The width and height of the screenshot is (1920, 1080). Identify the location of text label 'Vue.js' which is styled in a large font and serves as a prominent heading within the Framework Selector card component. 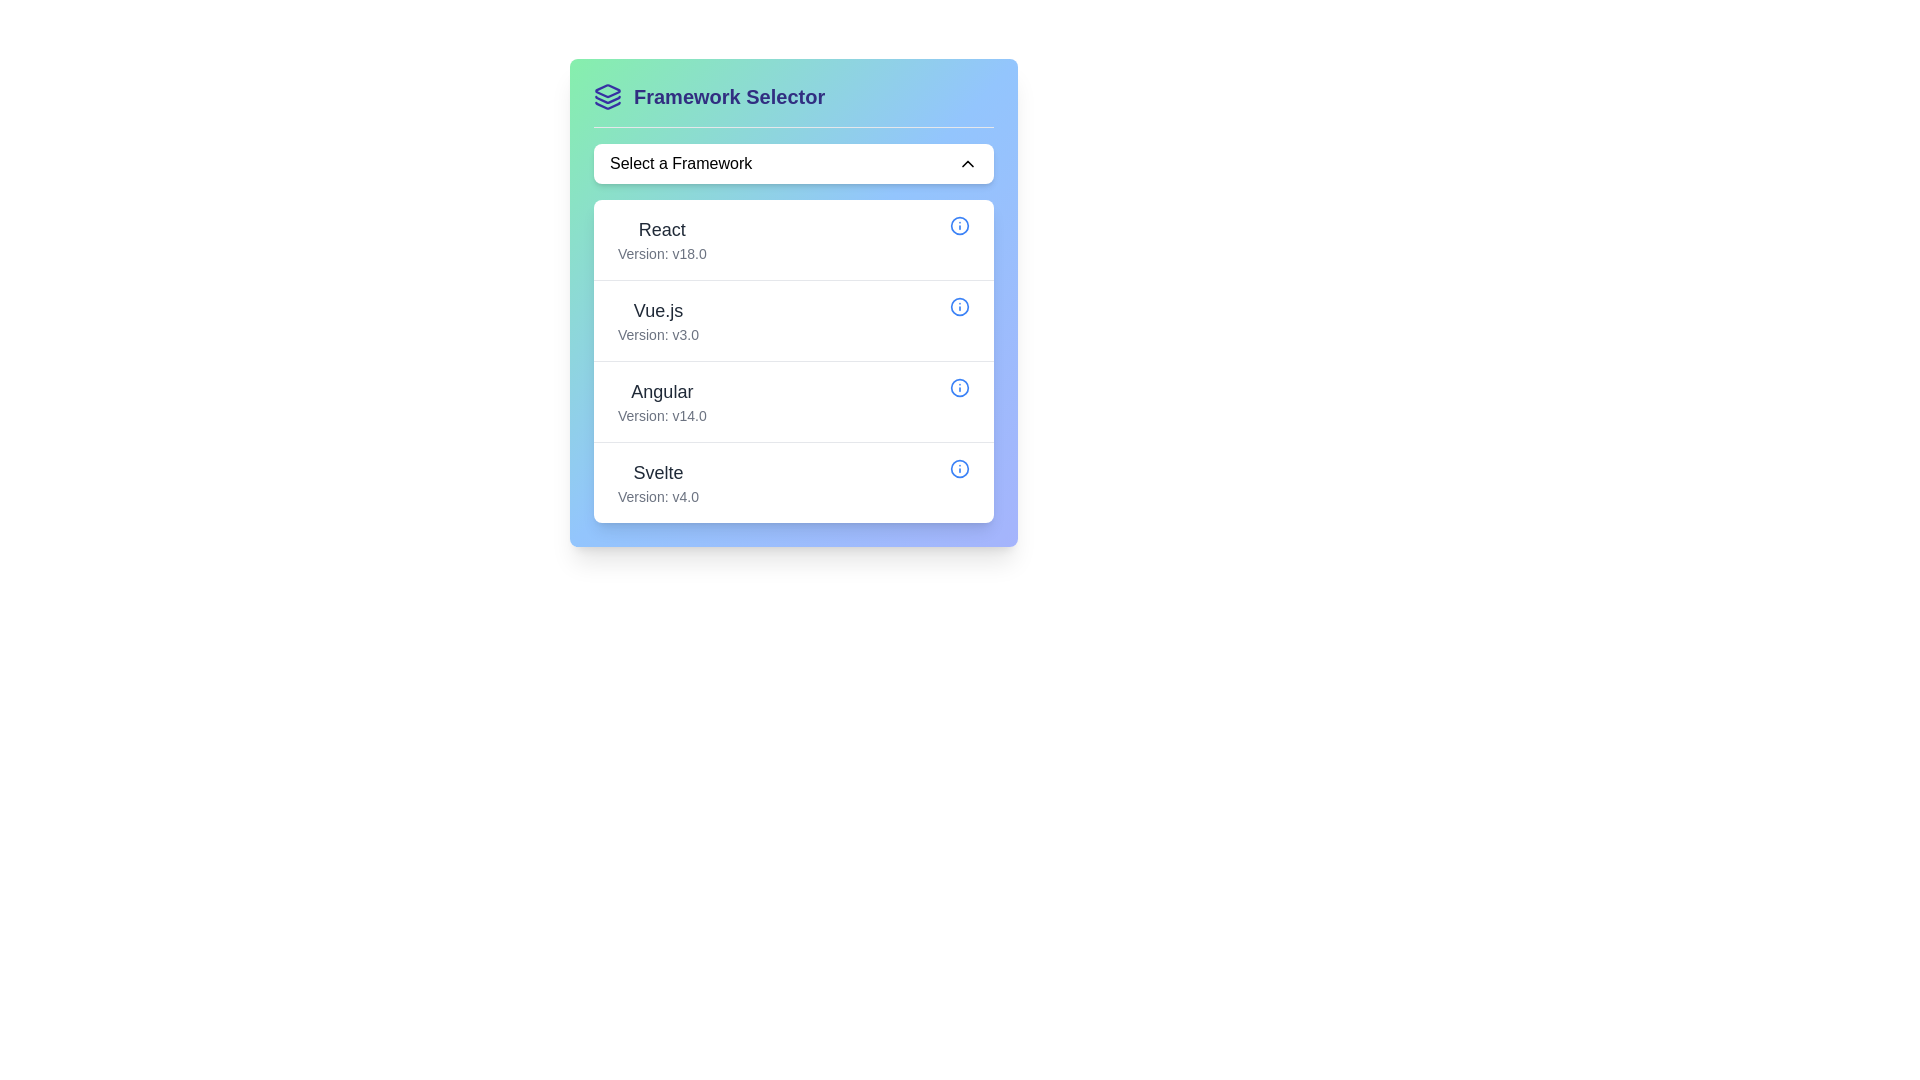
(658, 311).